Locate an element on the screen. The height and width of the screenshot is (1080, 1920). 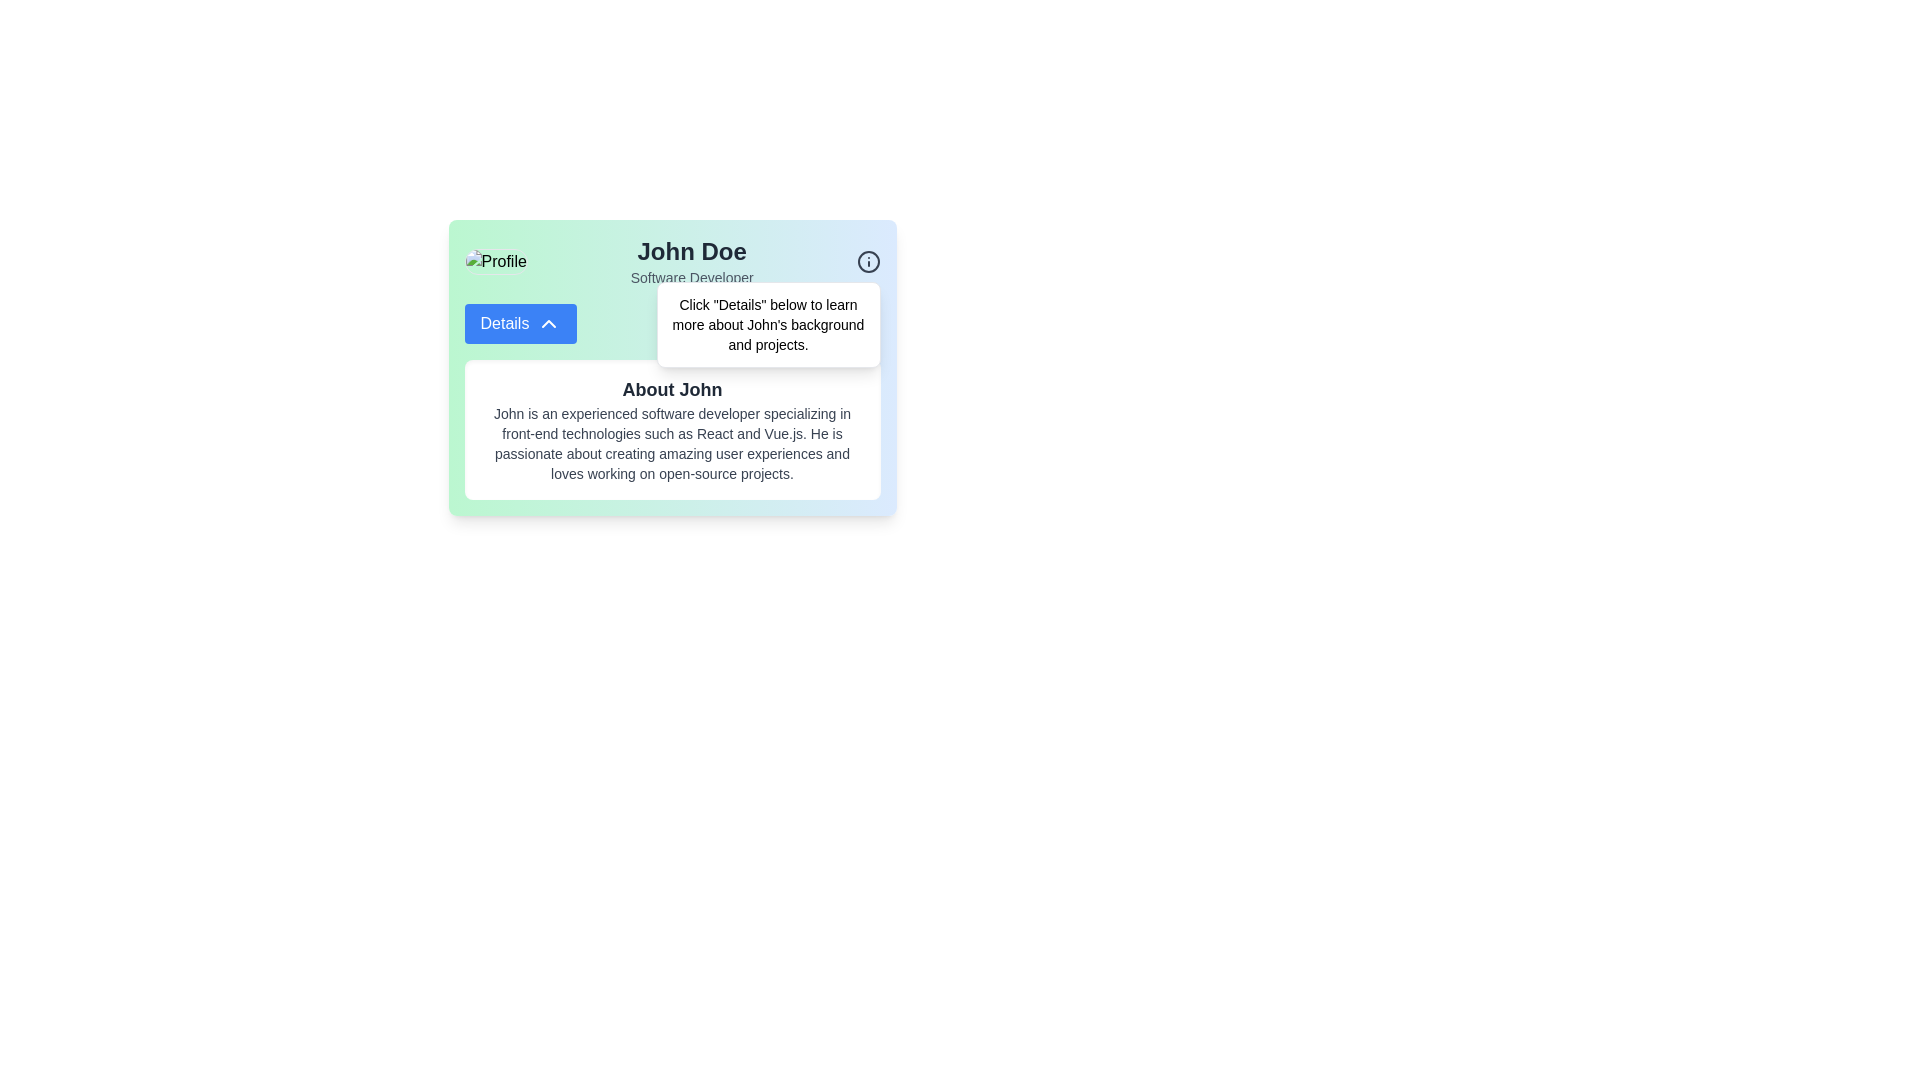
text from the Text Label that describes John's occupation or role, which is centrally aligned below the 'John Doe' title within the card layout is located at coordinates (692, 277).